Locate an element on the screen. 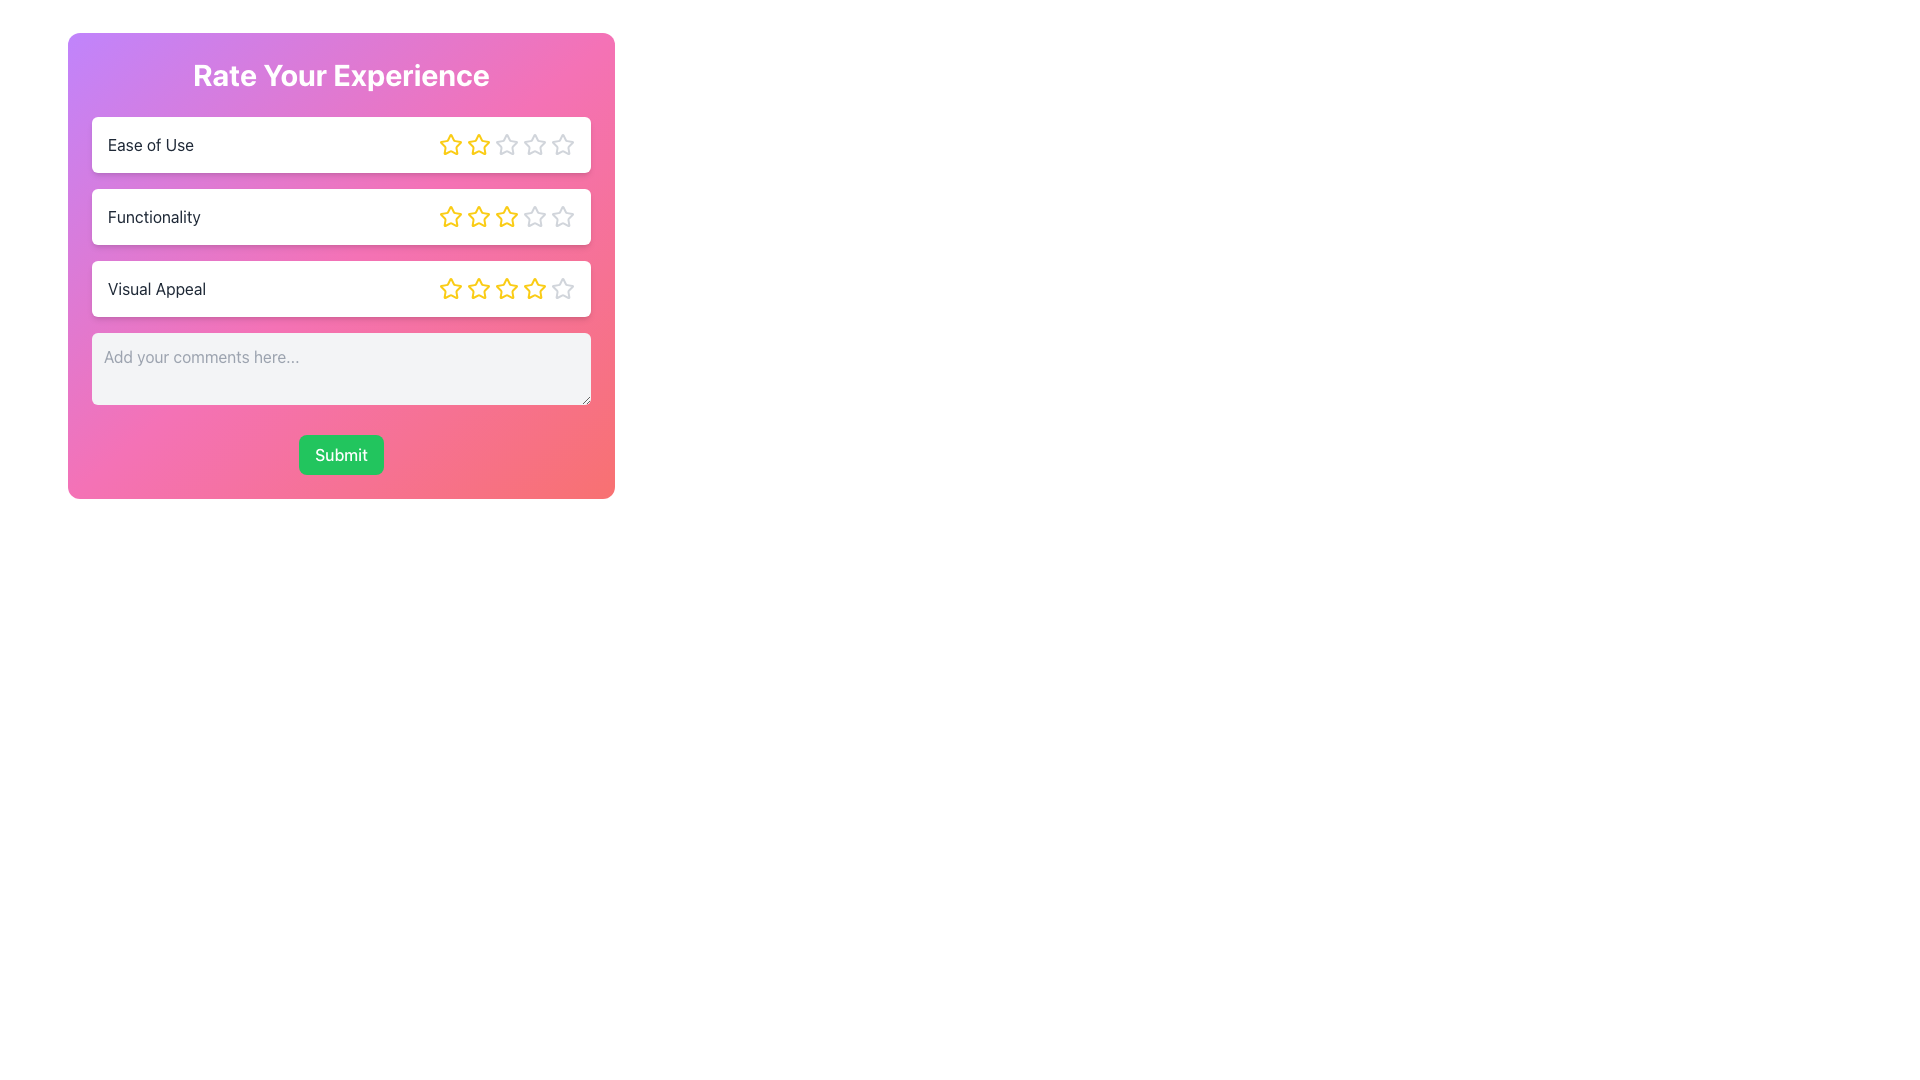 The image size is (1920, 1080). the third star icon in the 'Visual Appeal' rating row is located at coordinates (507, 289).